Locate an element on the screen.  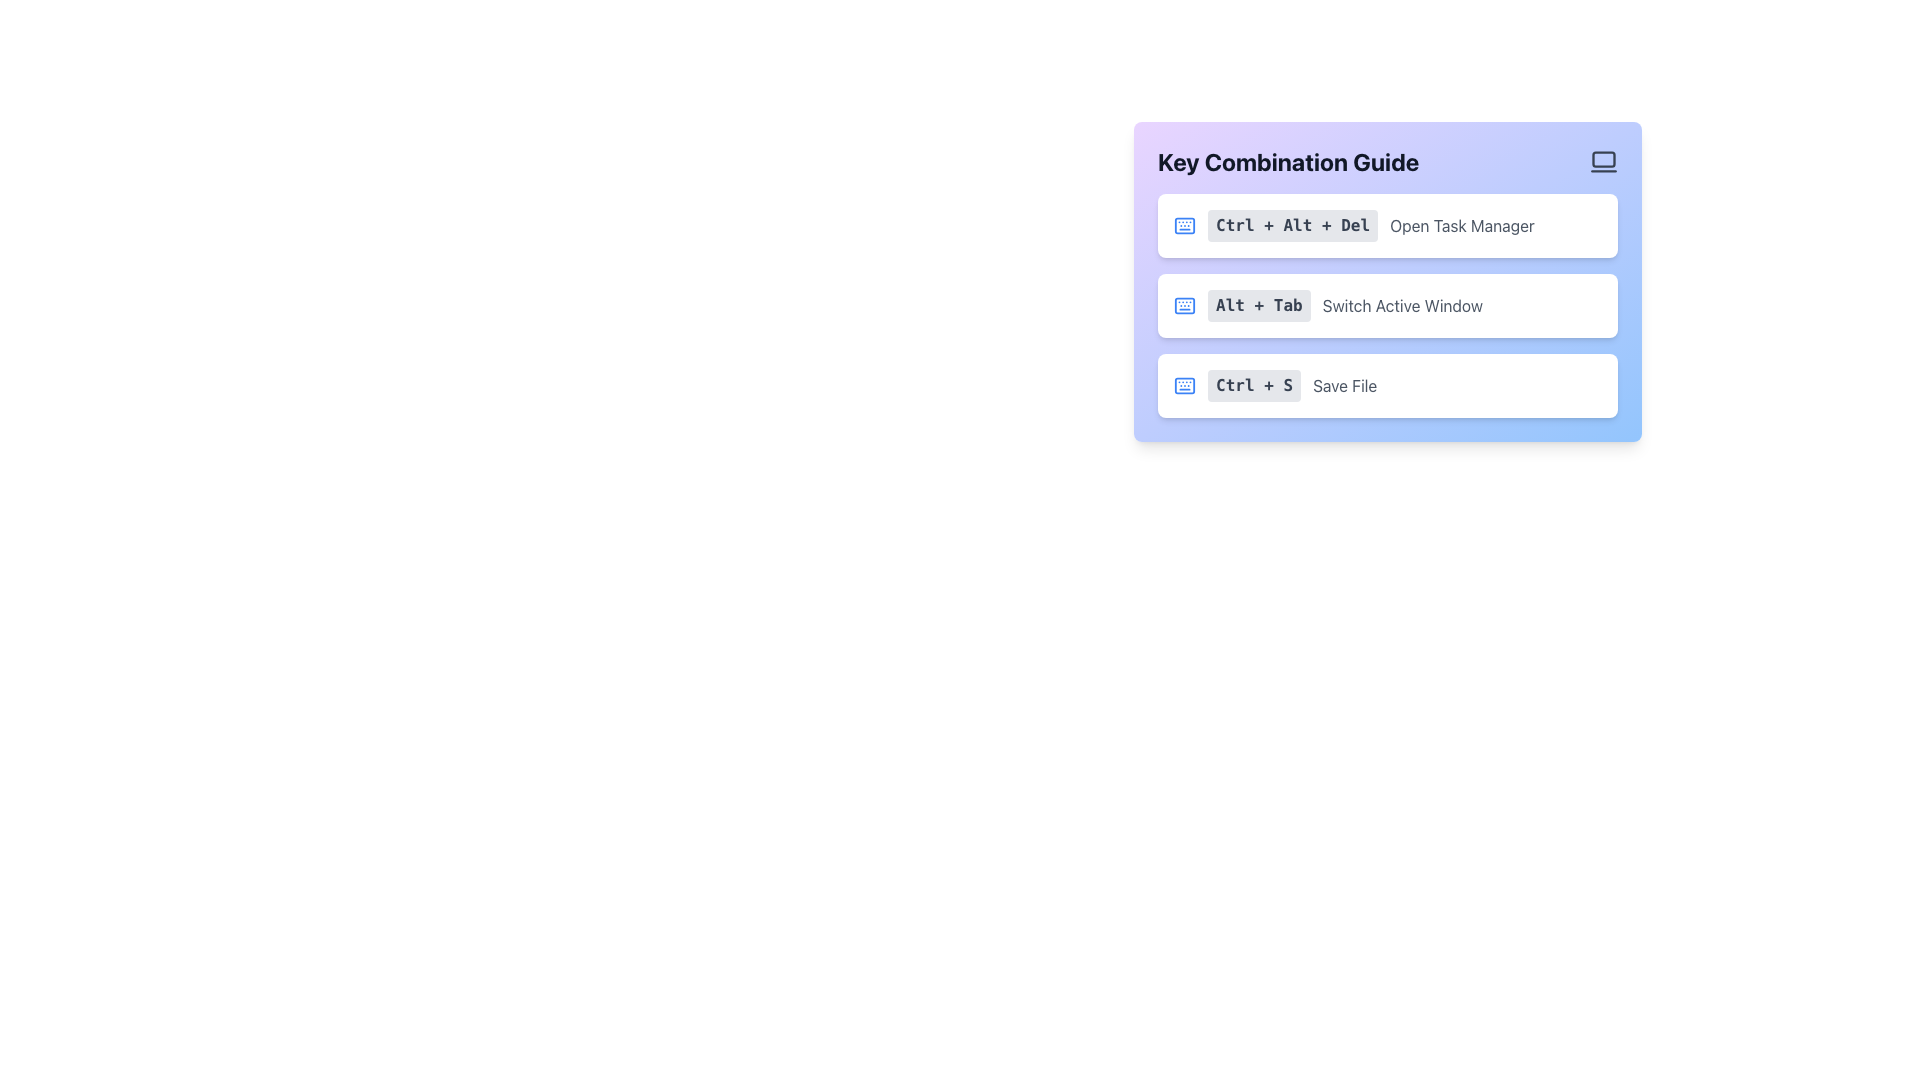
the 'Ctrl + S' text label, which is a rectangular button-like component with a light grey background and rounded corners, styled in bold, dark grey font, located in the third row of the key combination guide is located at coordinates (1253, 385).